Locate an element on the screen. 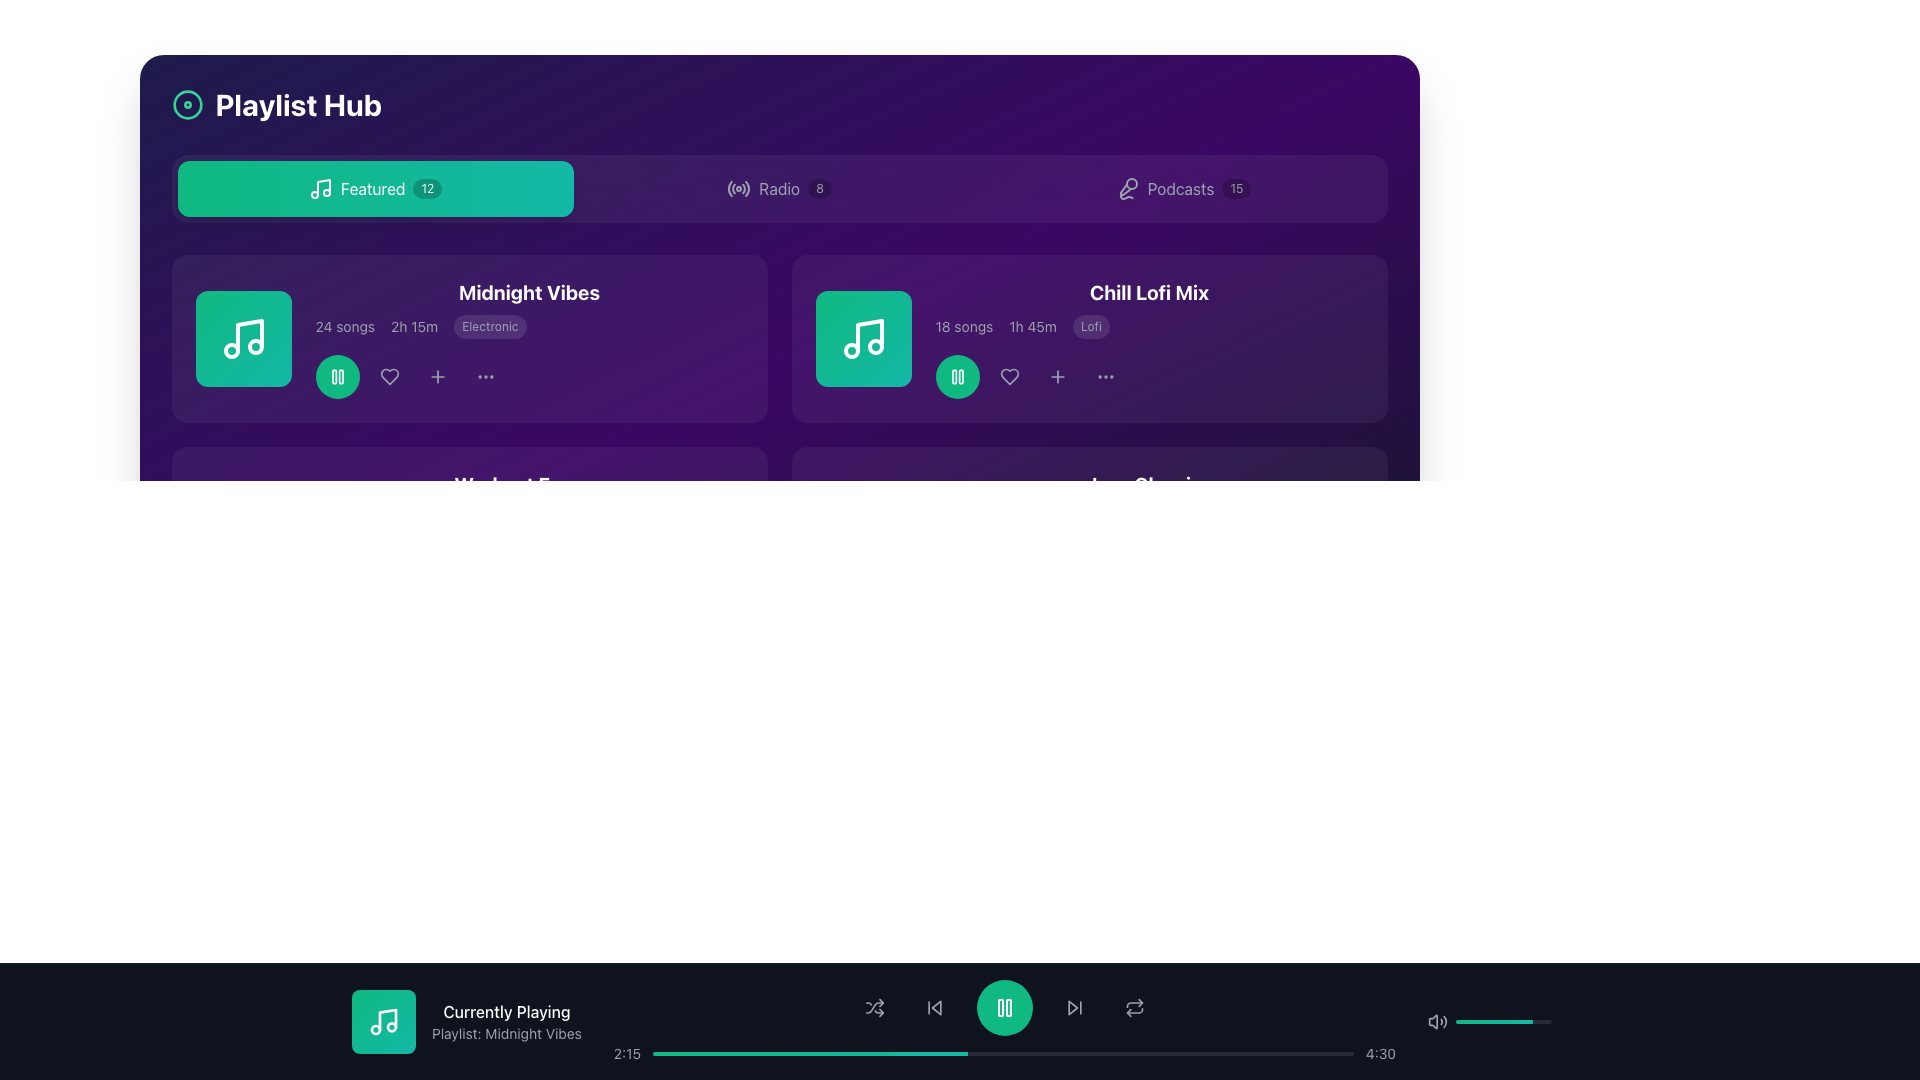  playback time is located at coordinates (860, 1052).